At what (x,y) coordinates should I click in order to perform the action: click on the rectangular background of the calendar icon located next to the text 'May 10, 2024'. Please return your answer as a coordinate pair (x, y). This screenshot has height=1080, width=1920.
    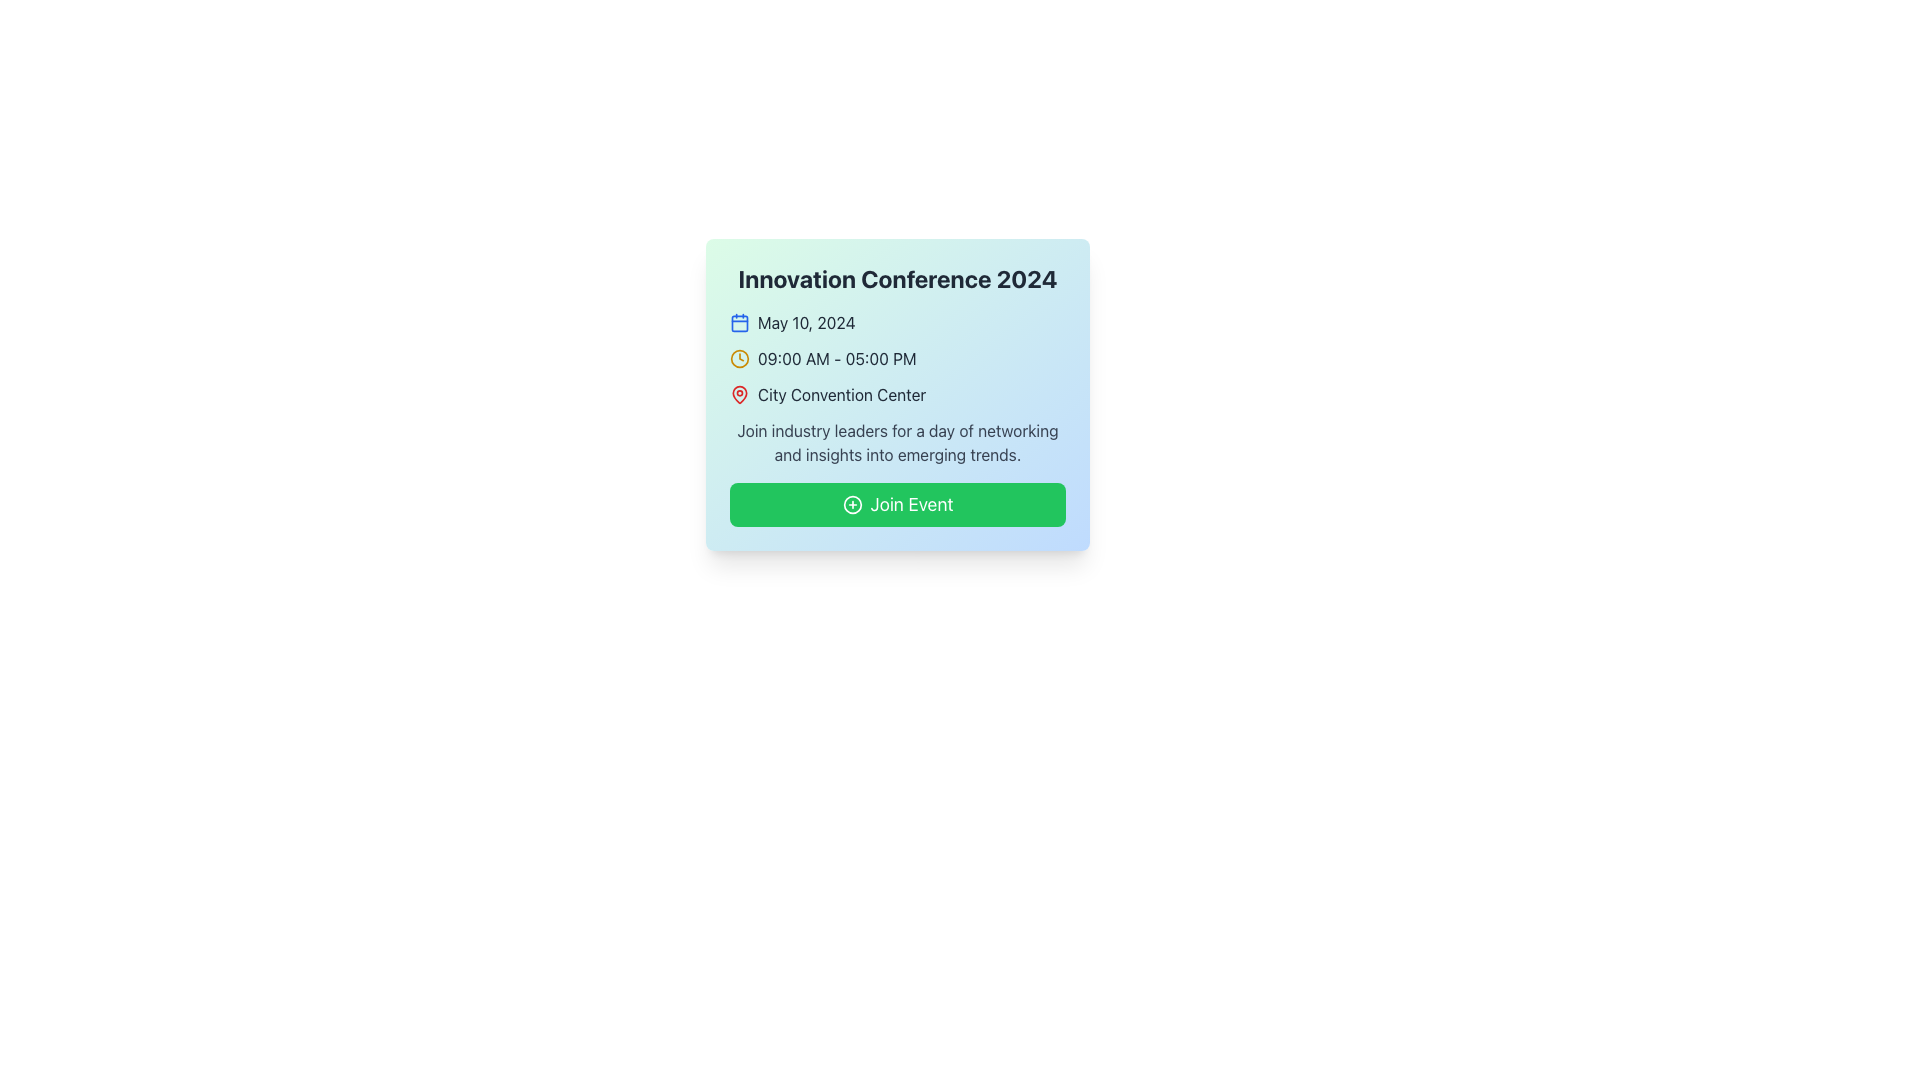
    Looking at the image, I should click on (738, 322).